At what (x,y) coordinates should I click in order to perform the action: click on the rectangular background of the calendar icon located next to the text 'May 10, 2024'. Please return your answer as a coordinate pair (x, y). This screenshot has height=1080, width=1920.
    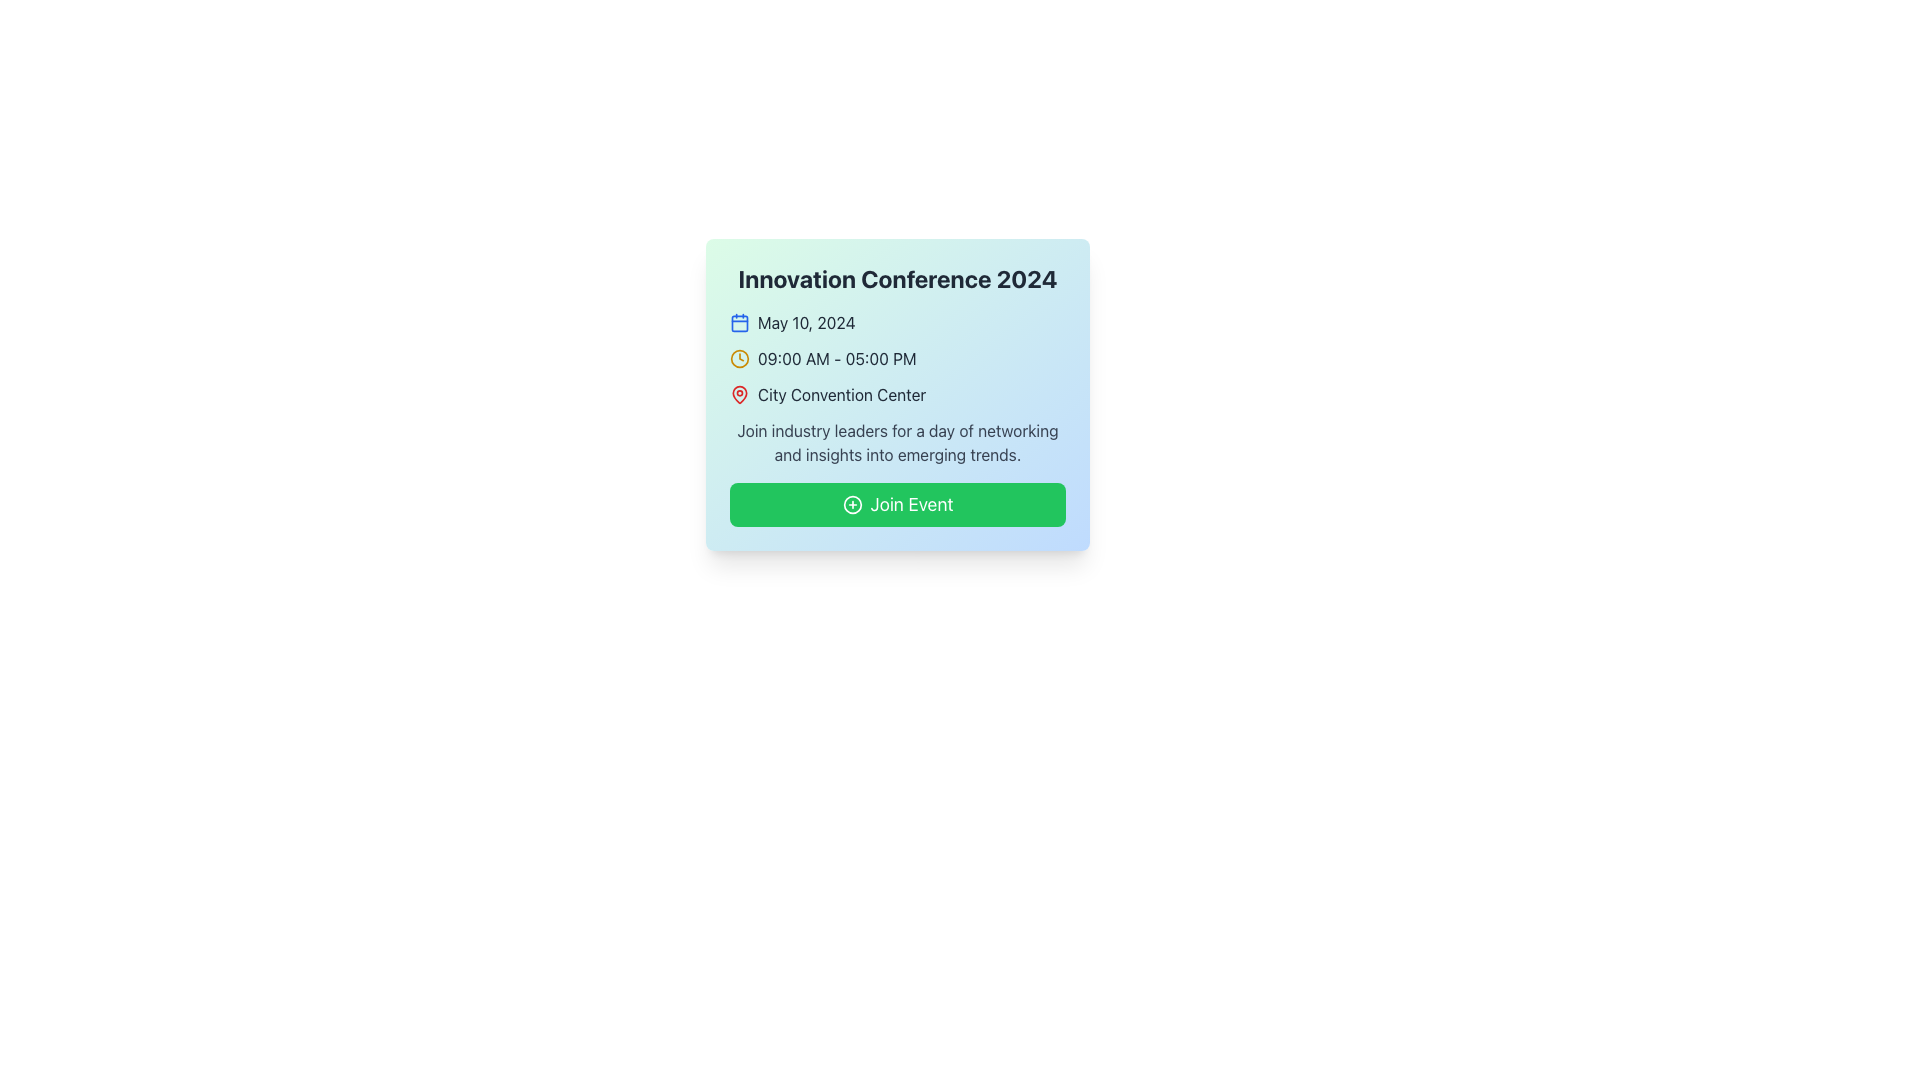
    Looking at the image, I should click on (738, 322).